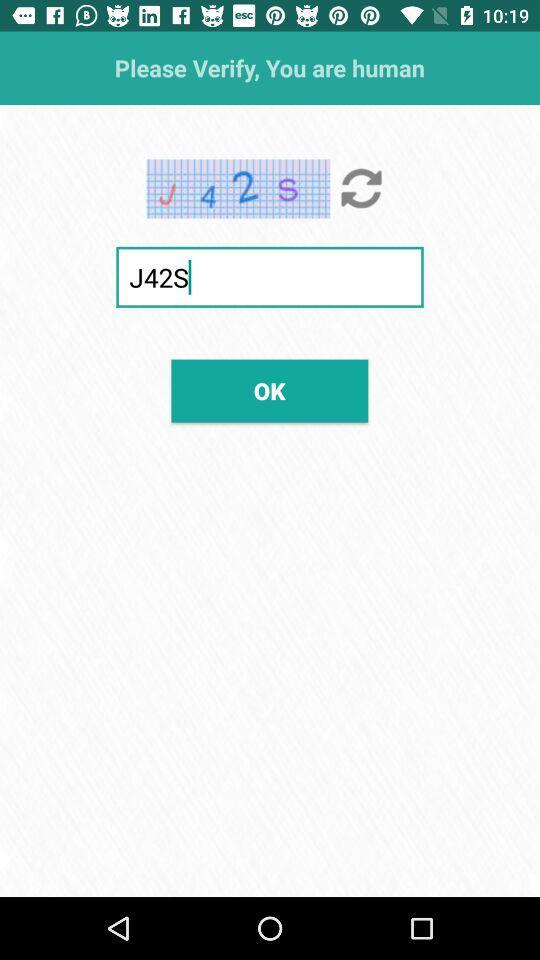 This screenshot has width=540, height=960. Describe the element at coordinates (360, 189) in the screenshot. I see `icon above the j42s icon` at that location.